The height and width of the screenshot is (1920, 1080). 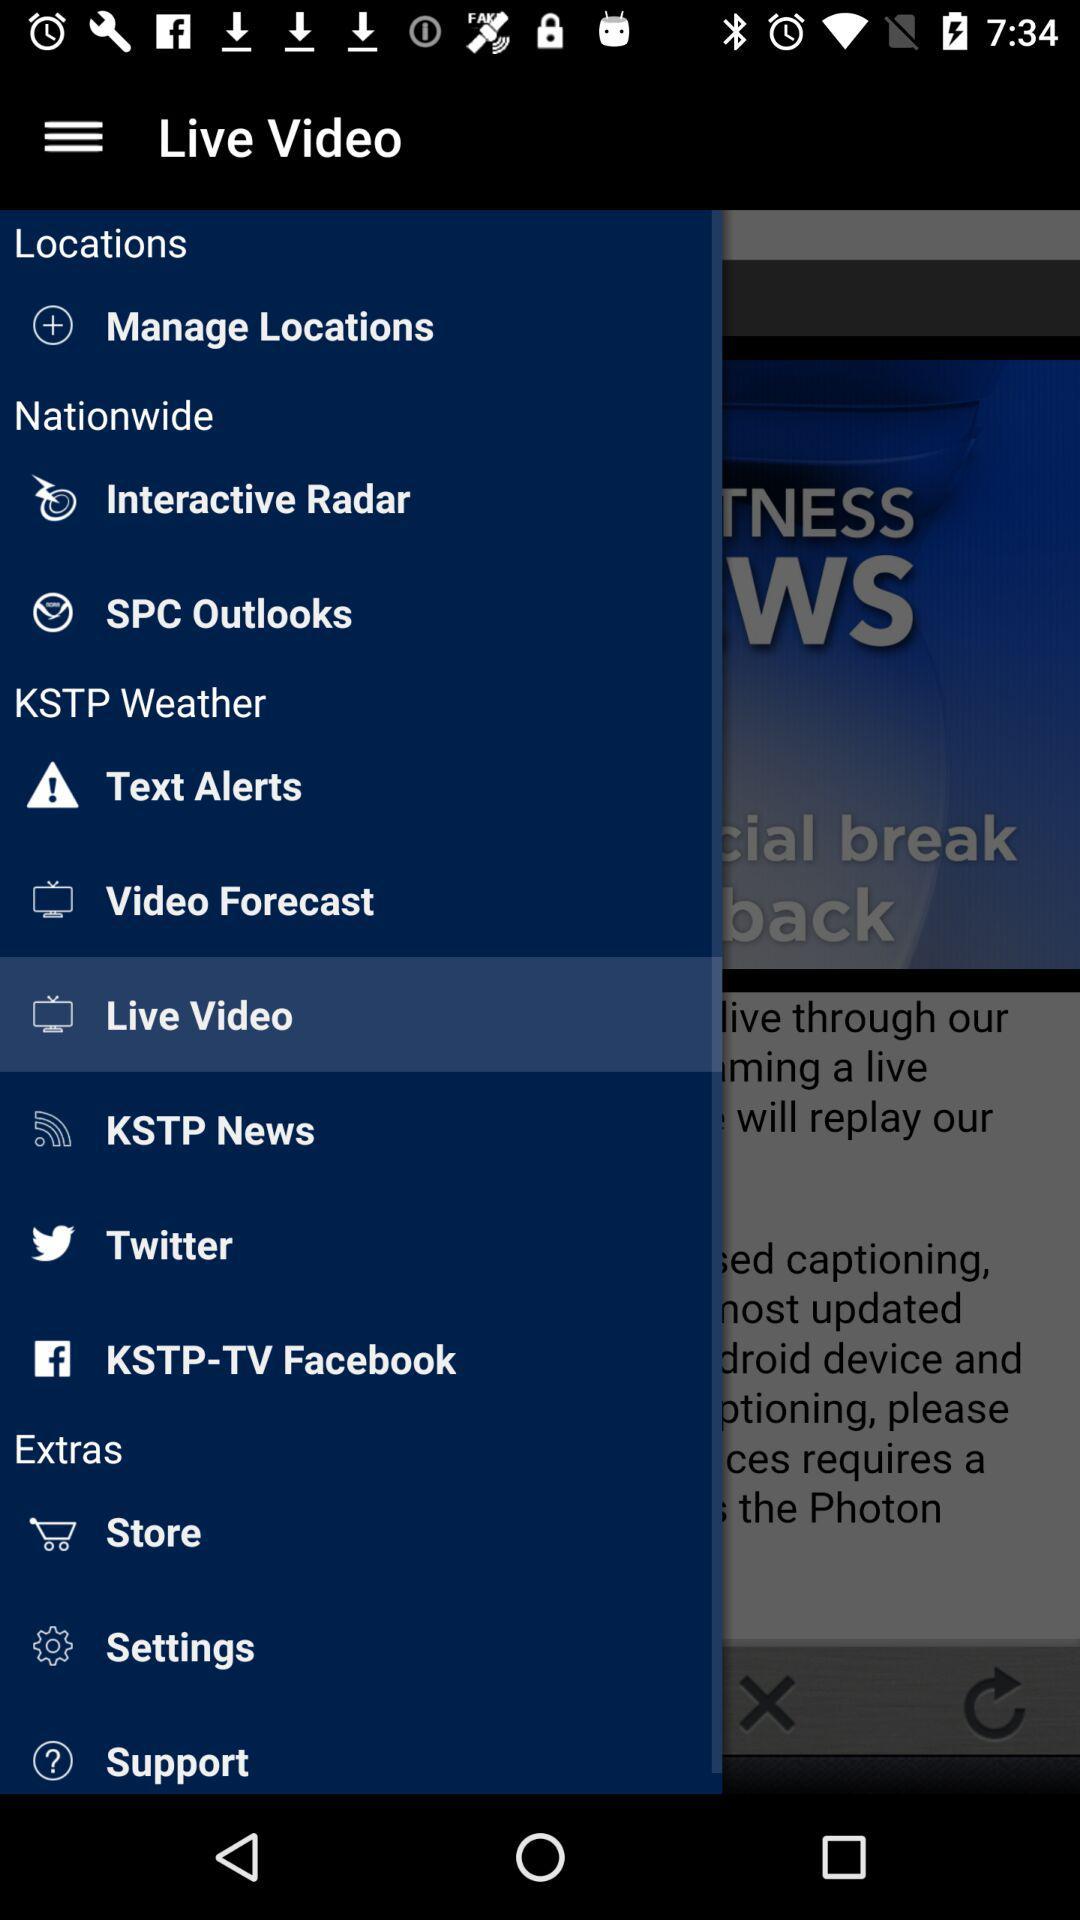 I want to click on the item next to the live video item, so click(x=72, y=135).